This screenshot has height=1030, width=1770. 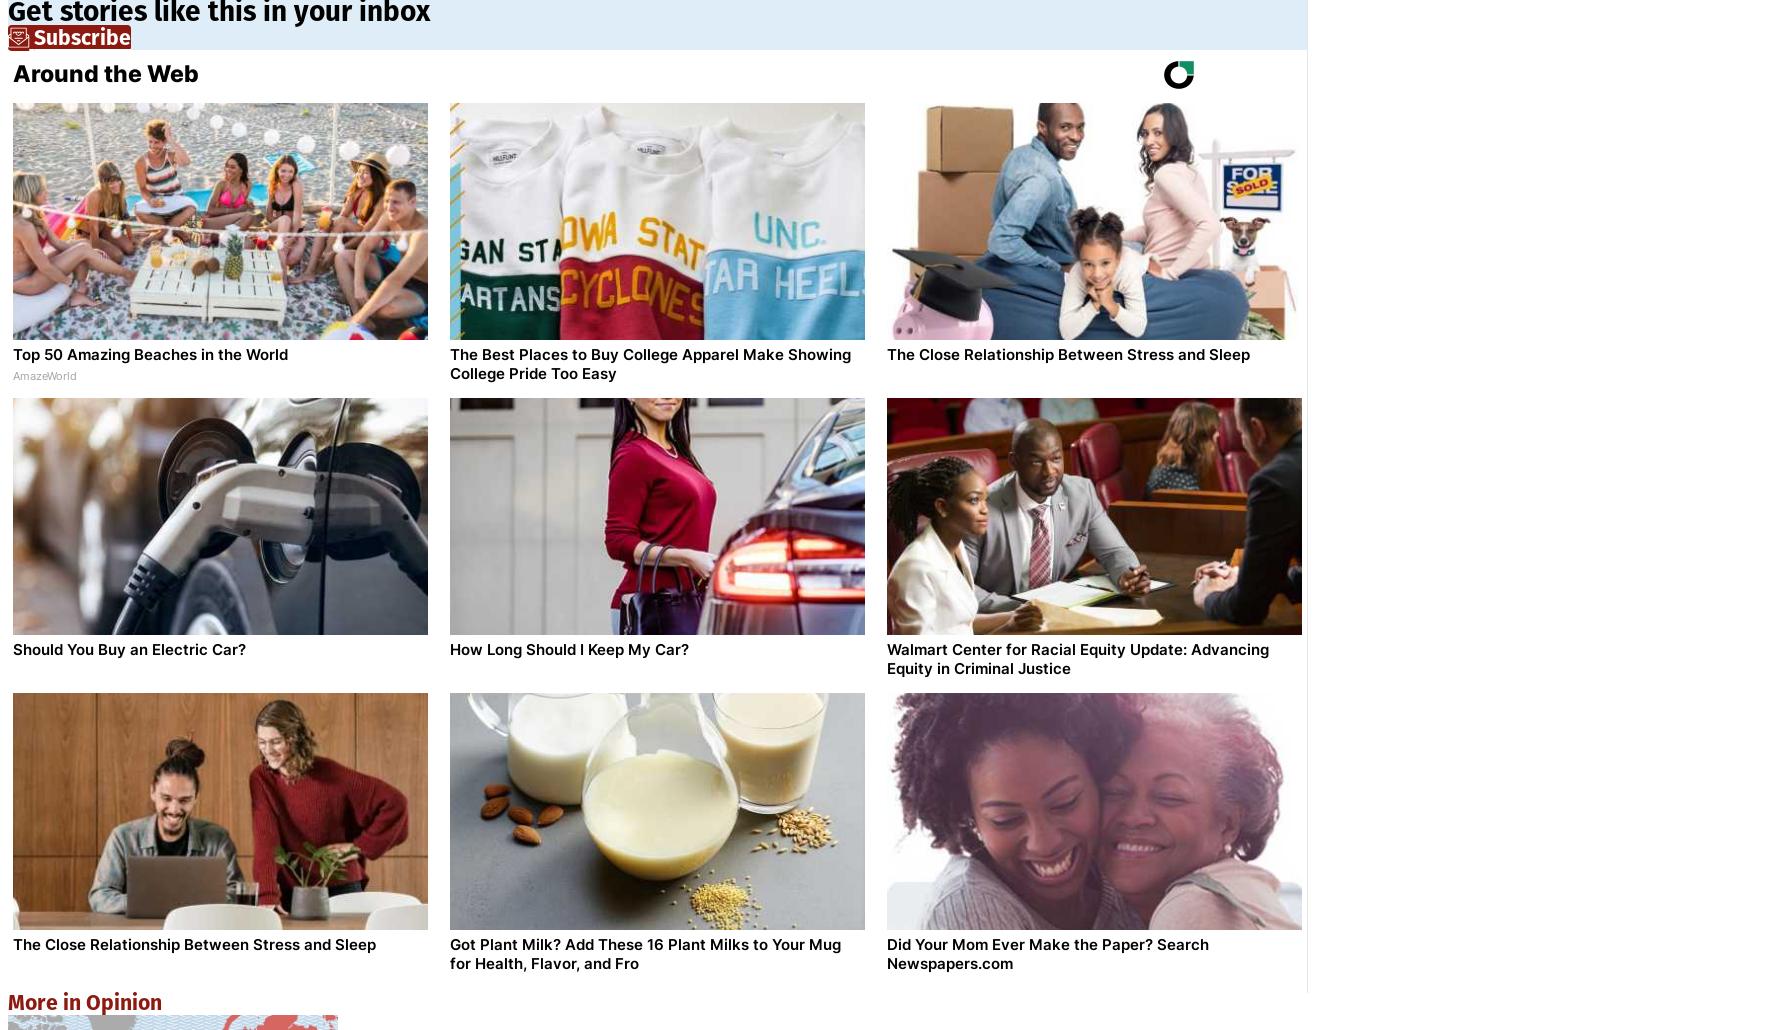 I want to click on 'Around the Web', so click(x=105, y=73).